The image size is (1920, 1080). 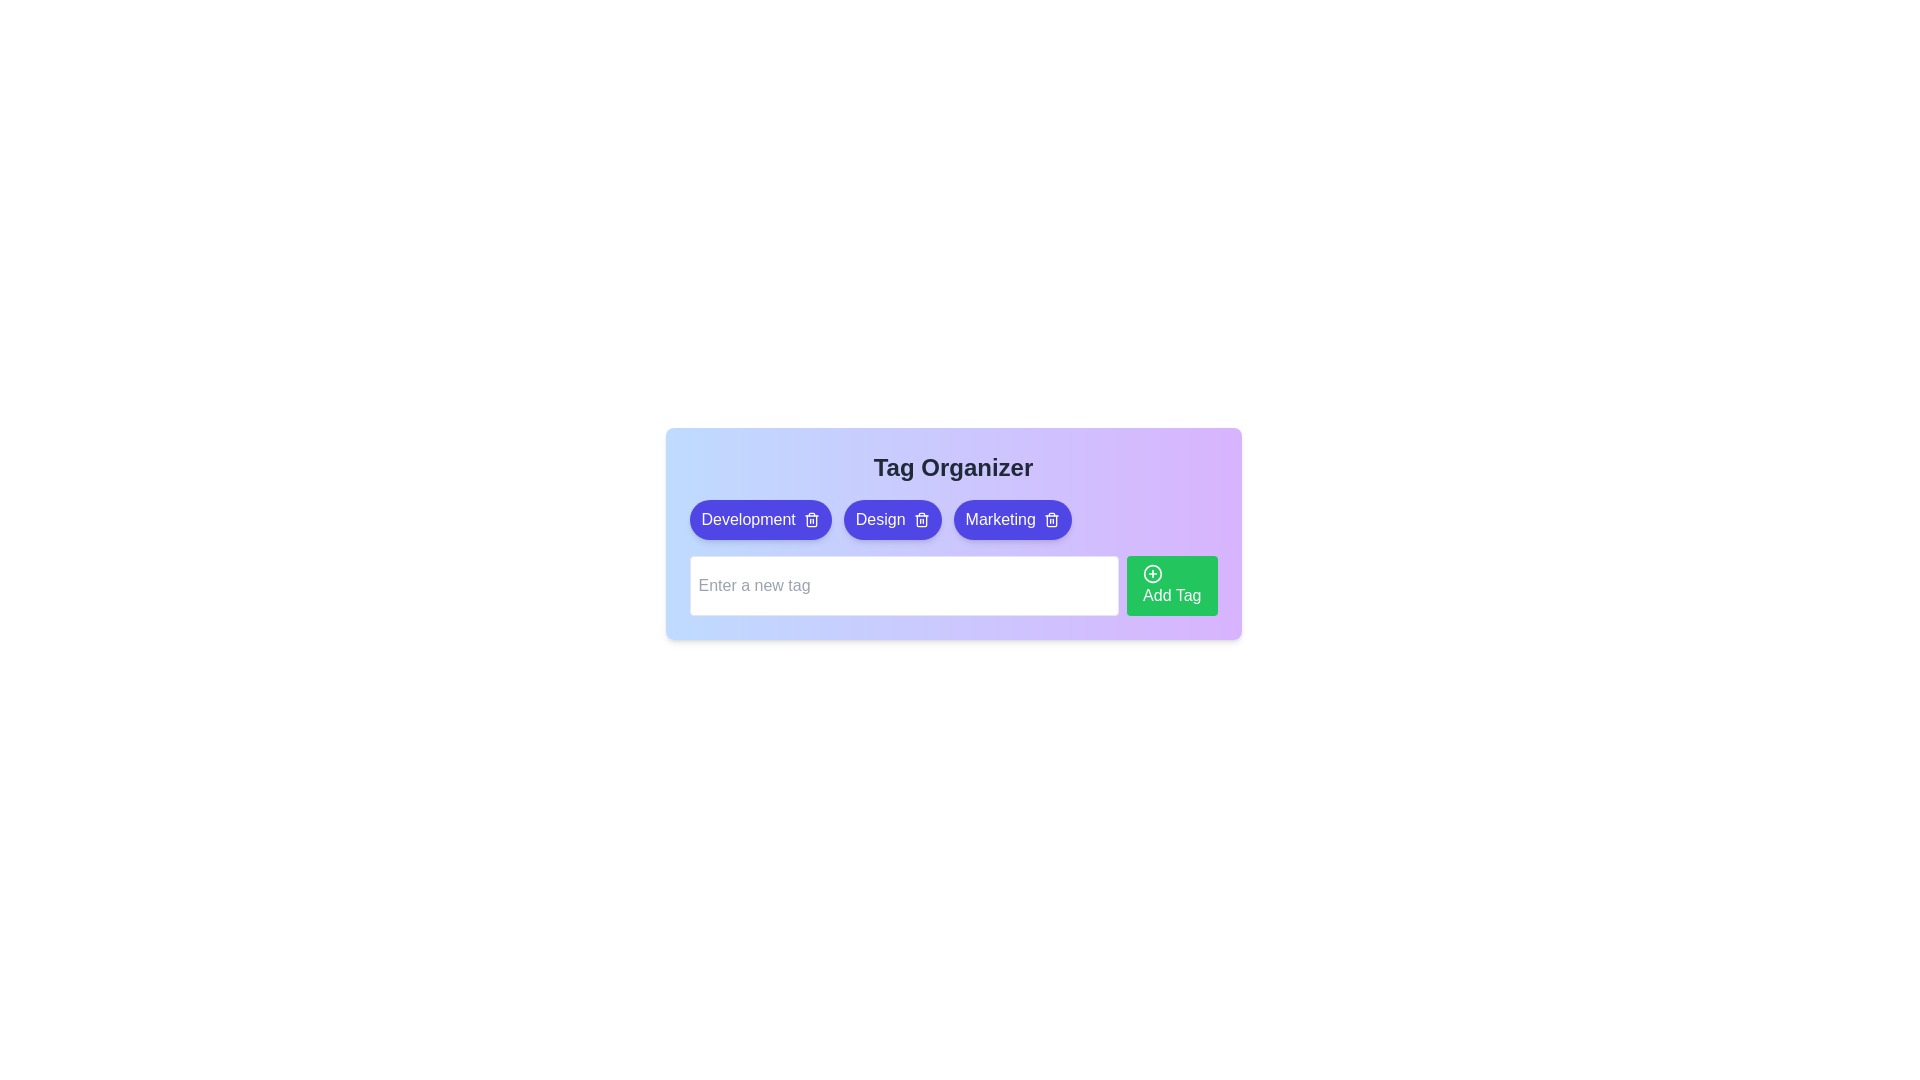 I want to click on the delete button associated with the 'Design' tag to possibly display a tooltip, so click(x=920, y=519).